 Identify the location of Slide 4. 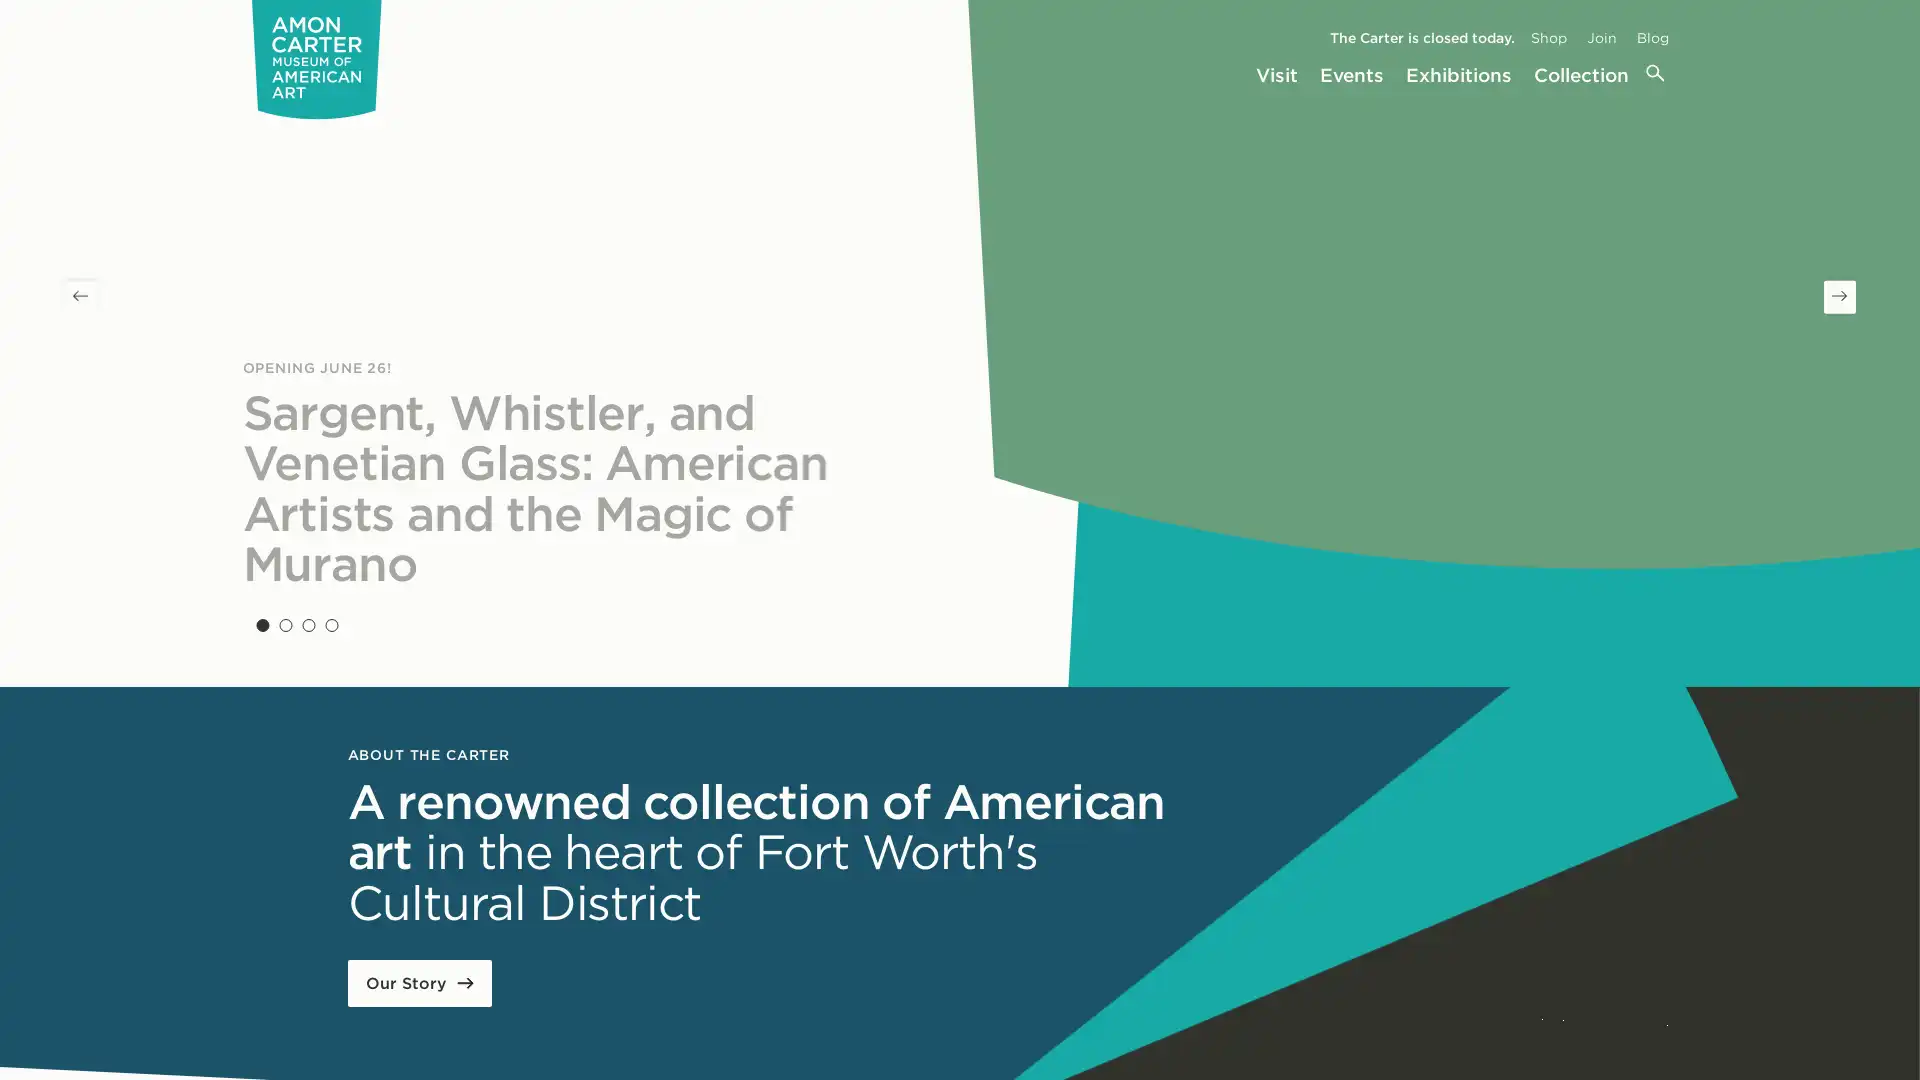
(331, 624).